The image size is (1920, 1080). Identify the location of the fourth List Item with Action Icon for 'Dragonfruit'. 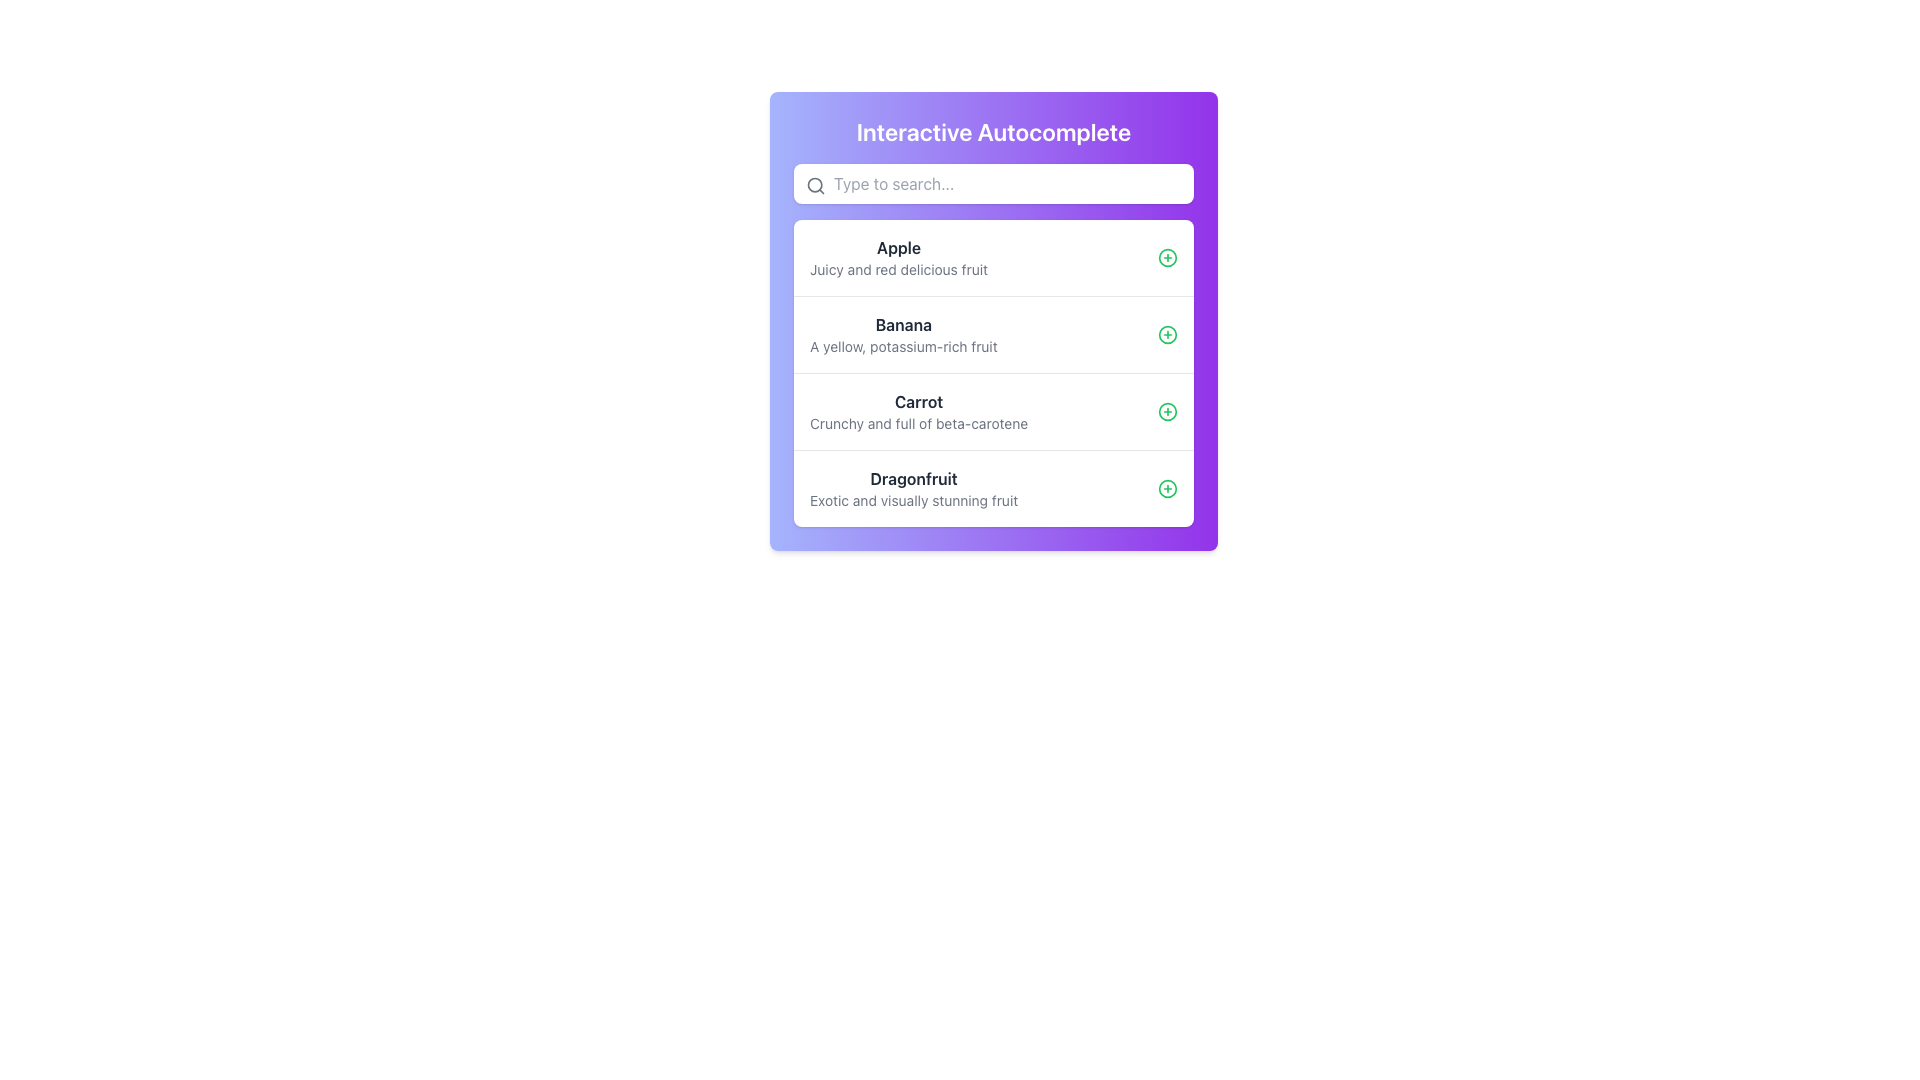
(993, 488).